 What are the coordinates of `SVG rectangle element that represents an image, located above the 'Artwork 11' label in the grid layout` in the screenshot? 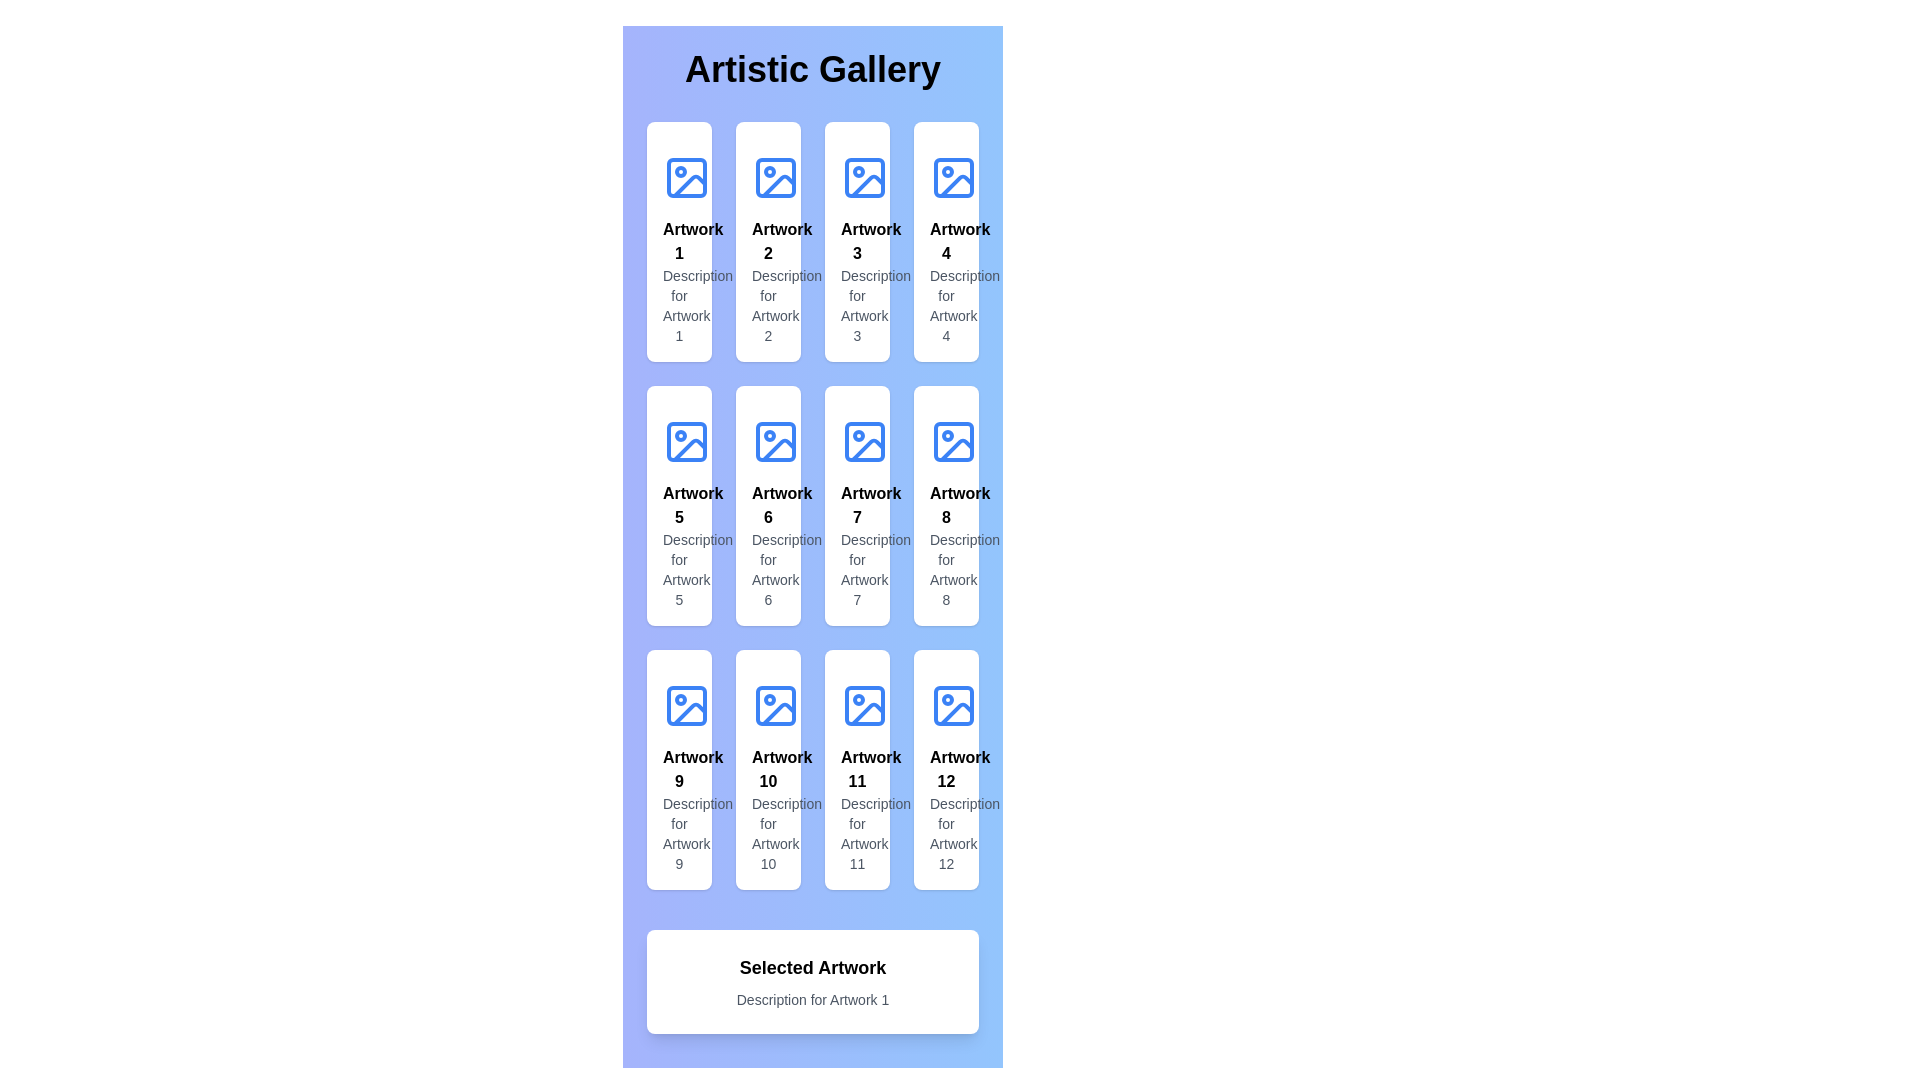 It's located at (864, 704).